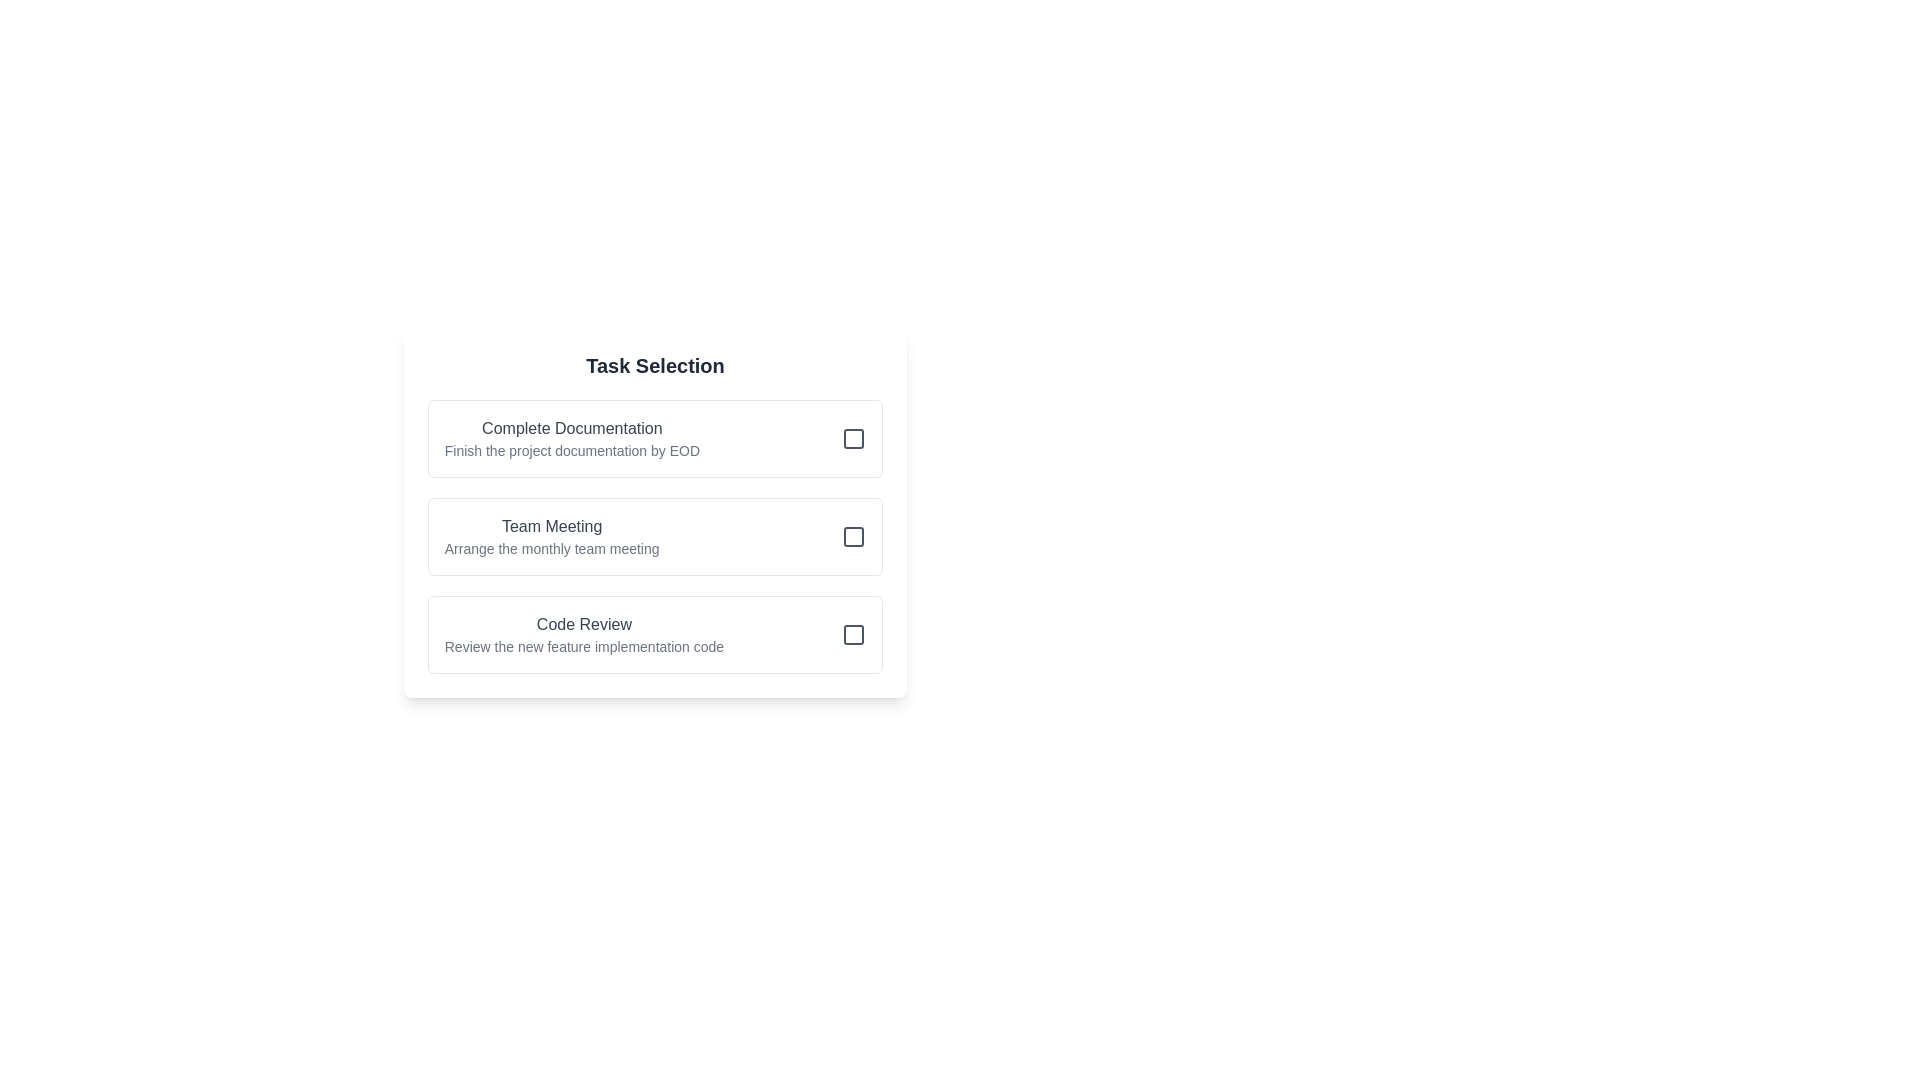 Image resolution: width=1920 pixels, height=1080 pixels. I want to click on the status indicator icon for the 'Complete Documentation' task item, so click(854, 438).